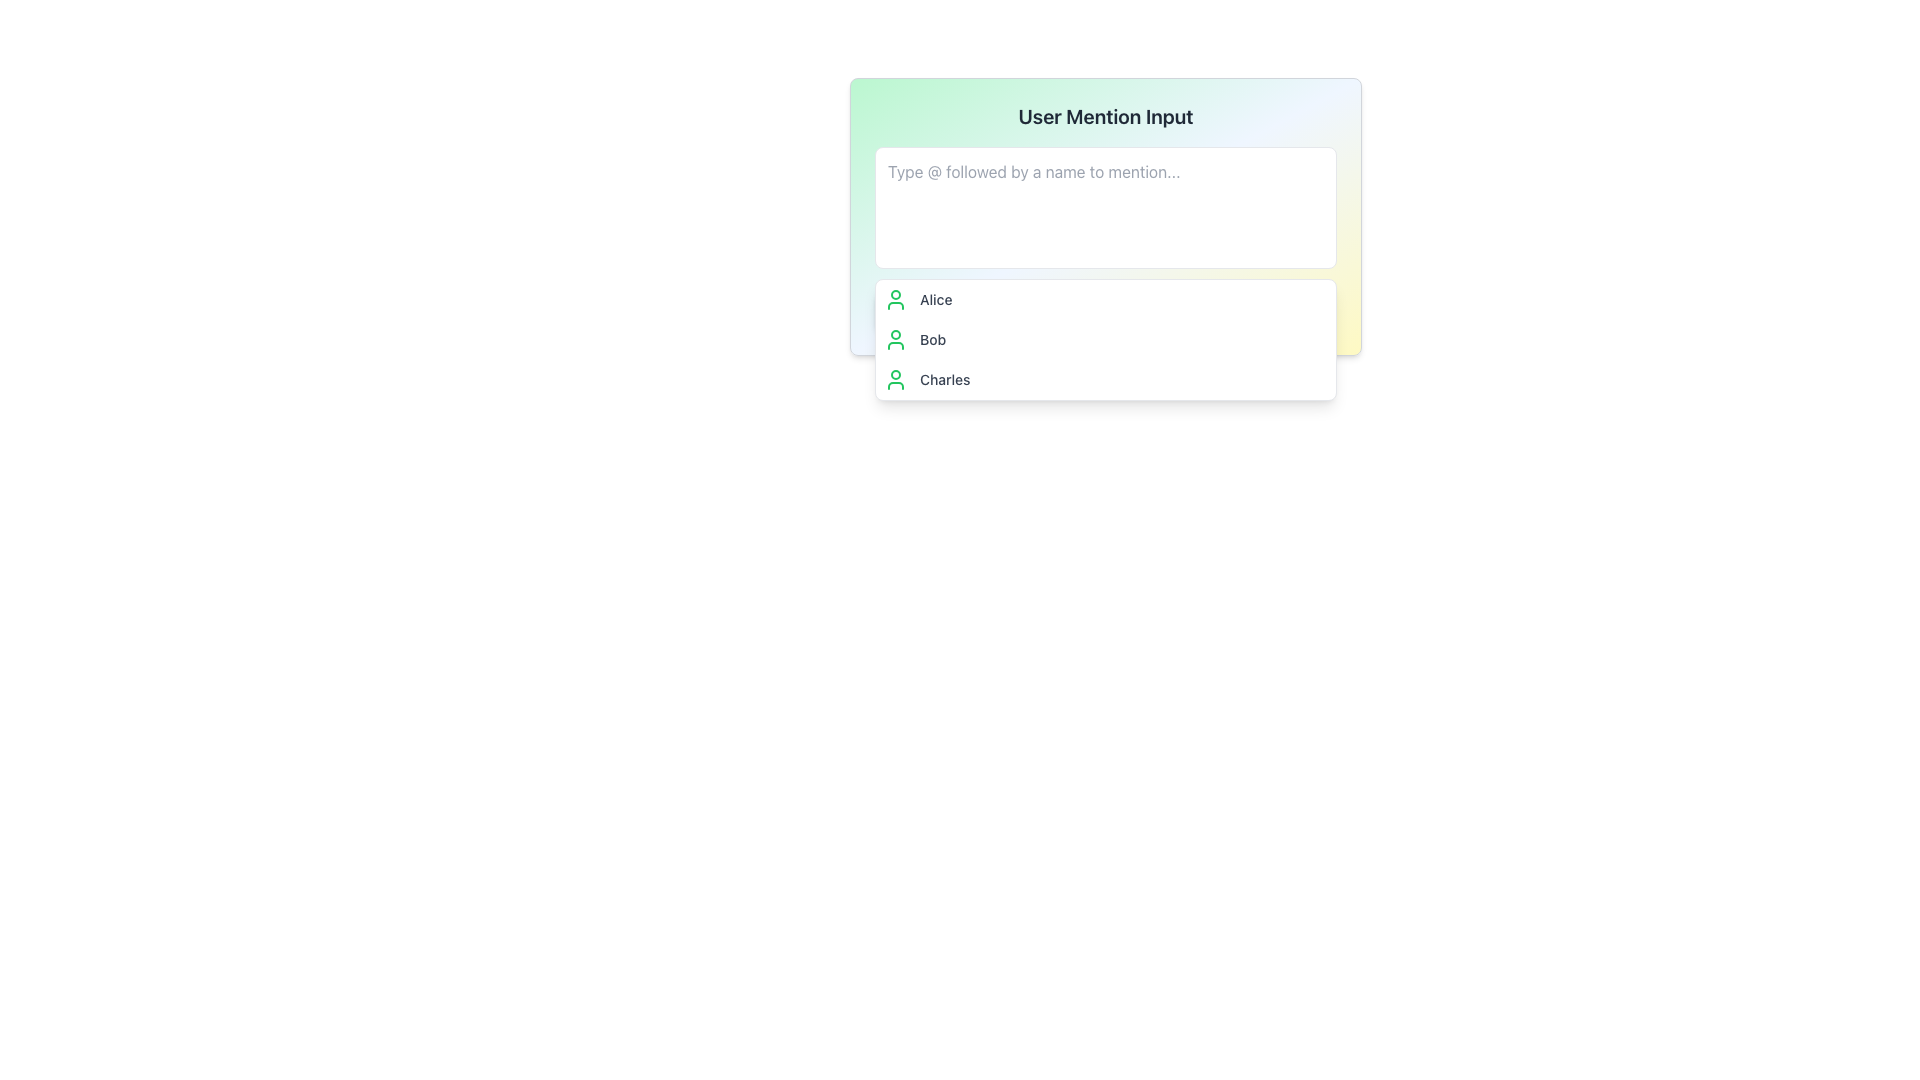 The height and width of the screenshot is (1080, 1920). I want to click on the user icon representing 'Charles' in the dropdown list under the 'User Mention Input' interface, so click(895, 380).